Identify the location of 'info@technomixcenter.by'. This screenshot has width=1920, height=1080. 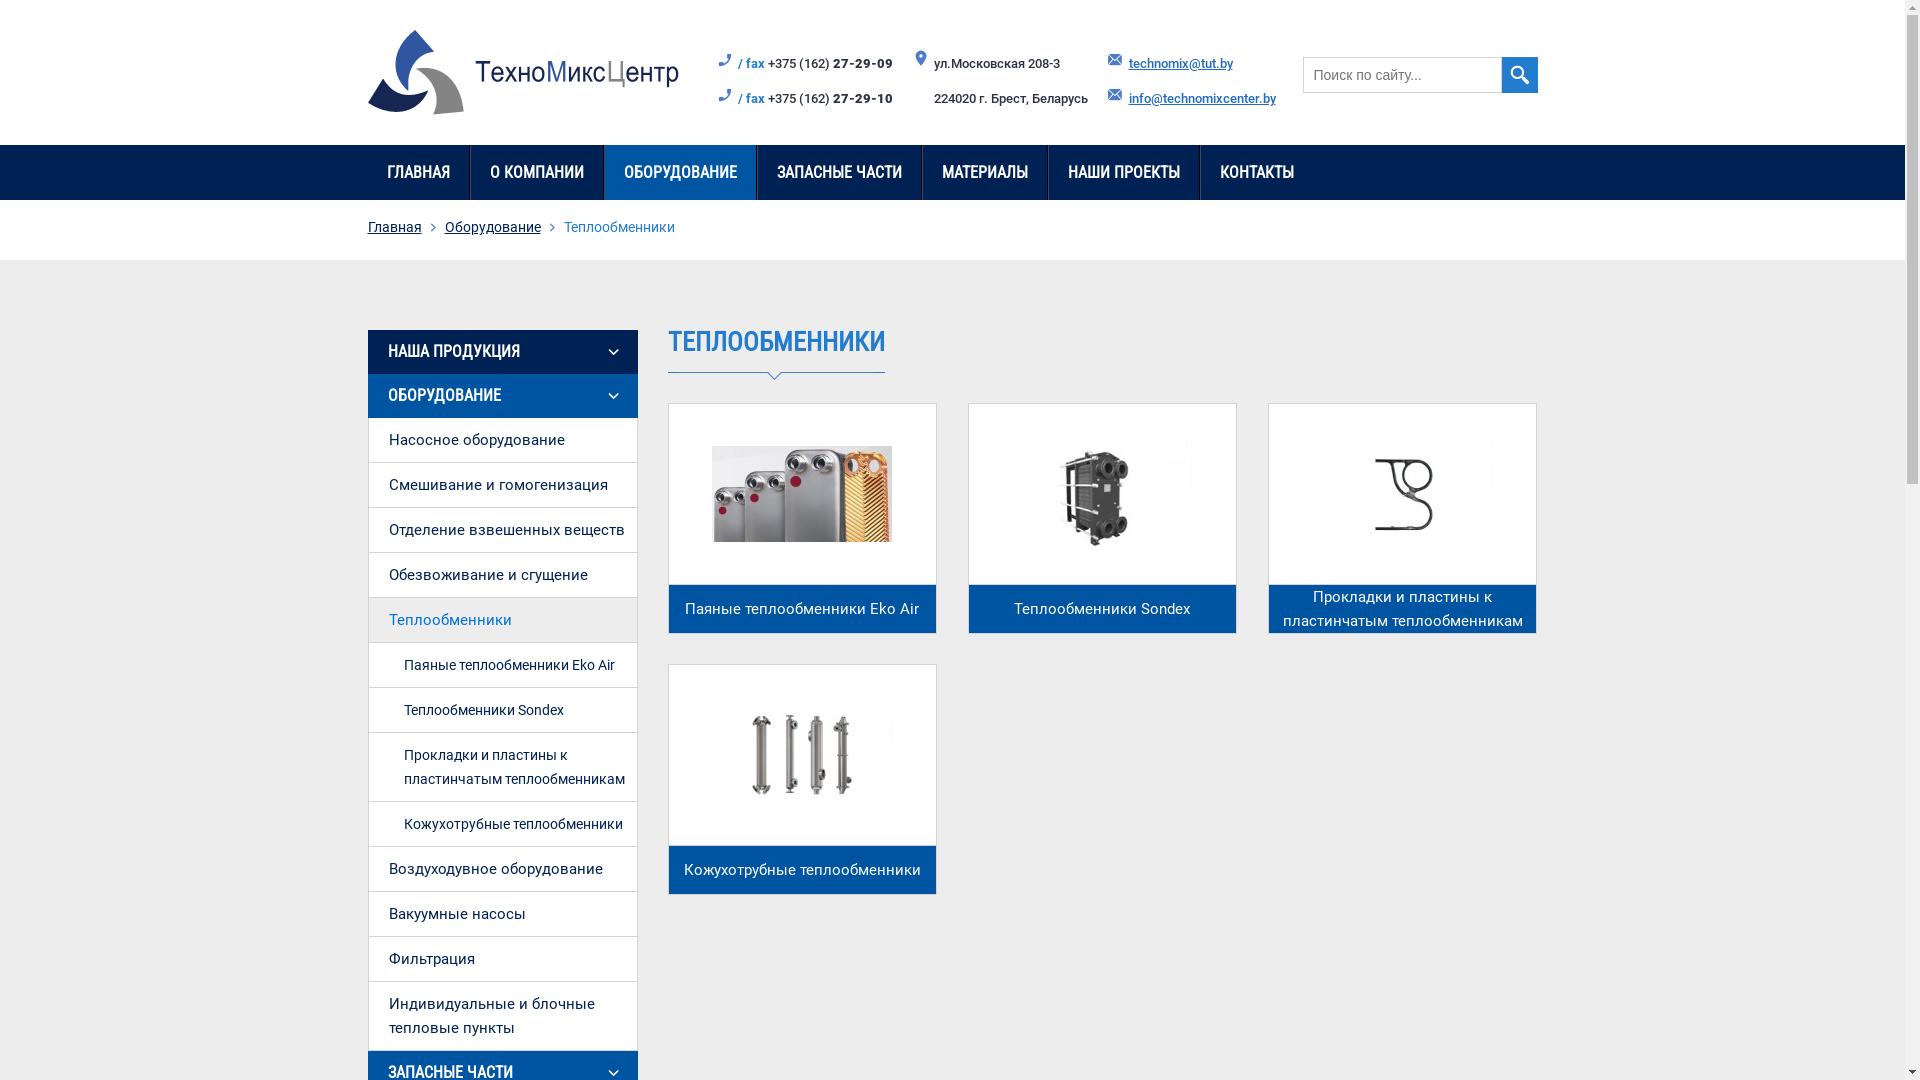
(1200, 98).